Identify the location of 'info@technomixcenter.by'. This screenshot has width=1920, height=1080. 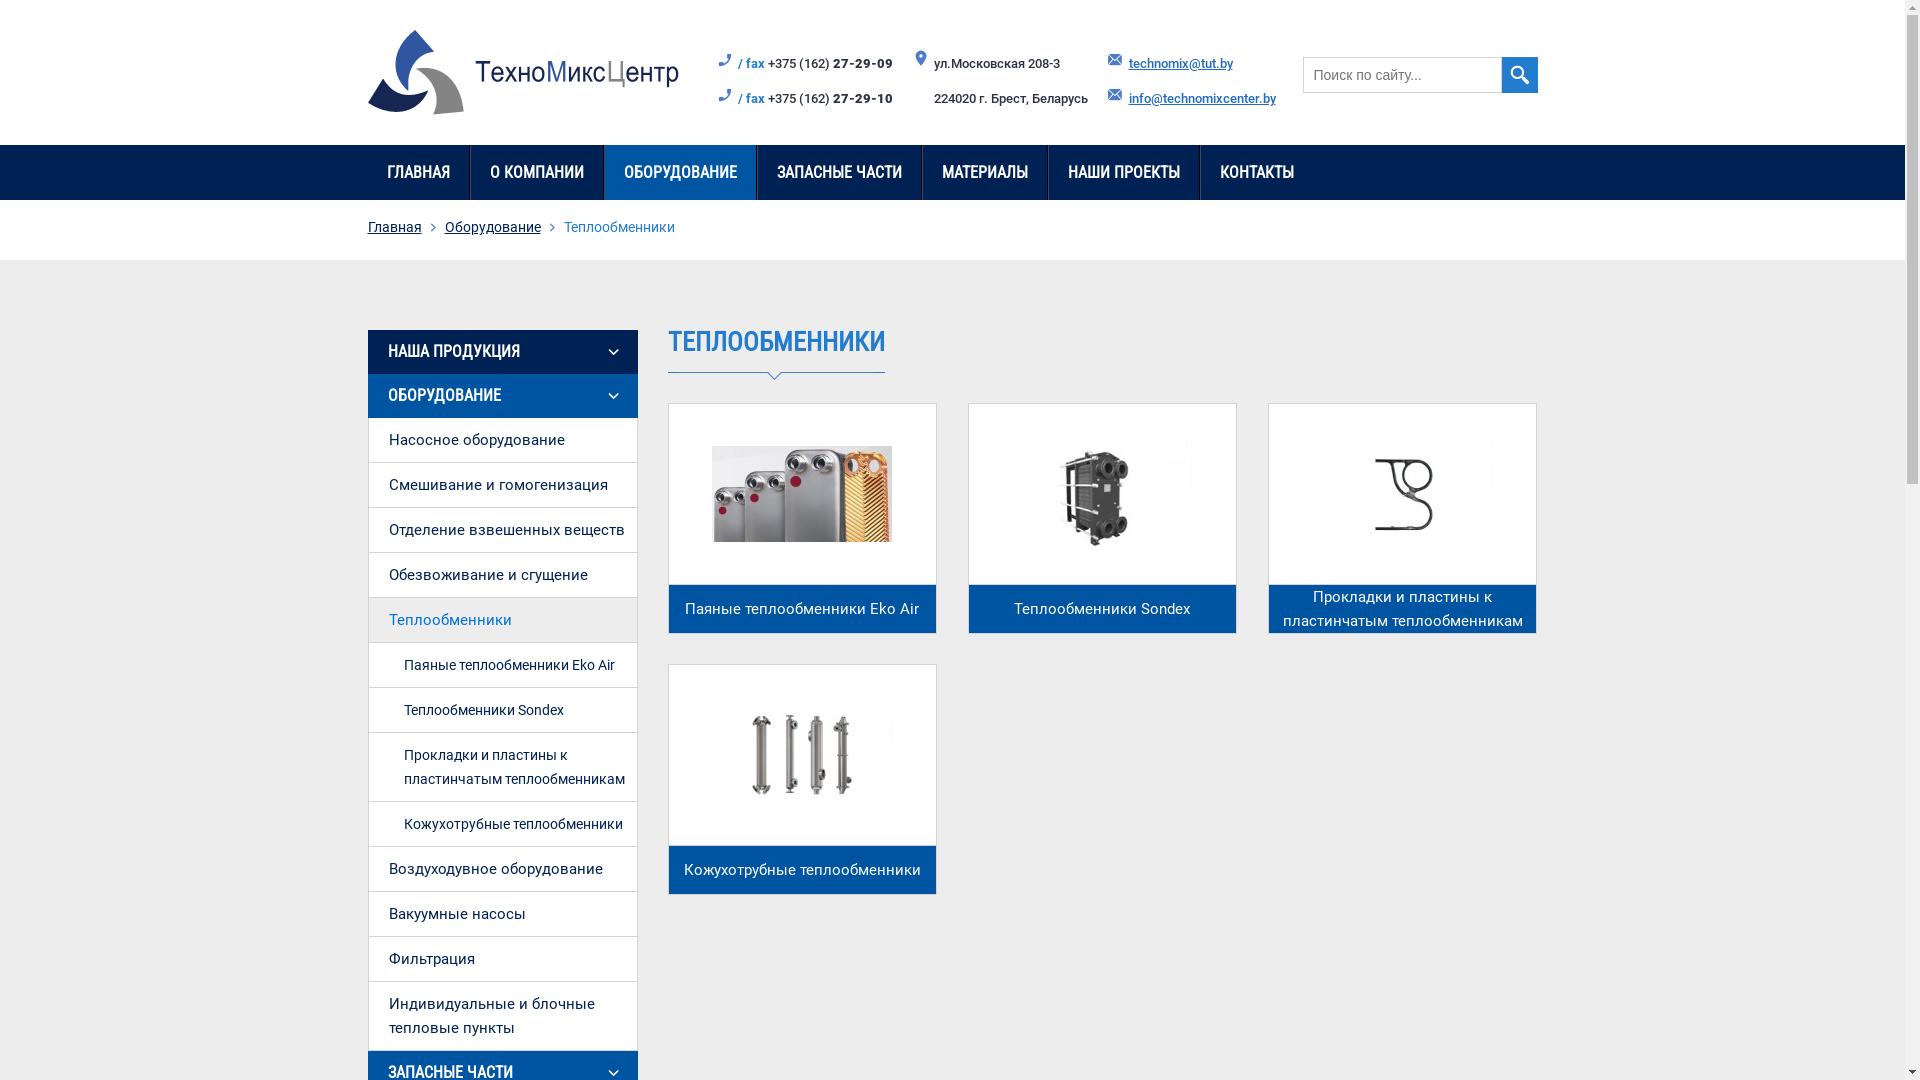
(1200, 98).